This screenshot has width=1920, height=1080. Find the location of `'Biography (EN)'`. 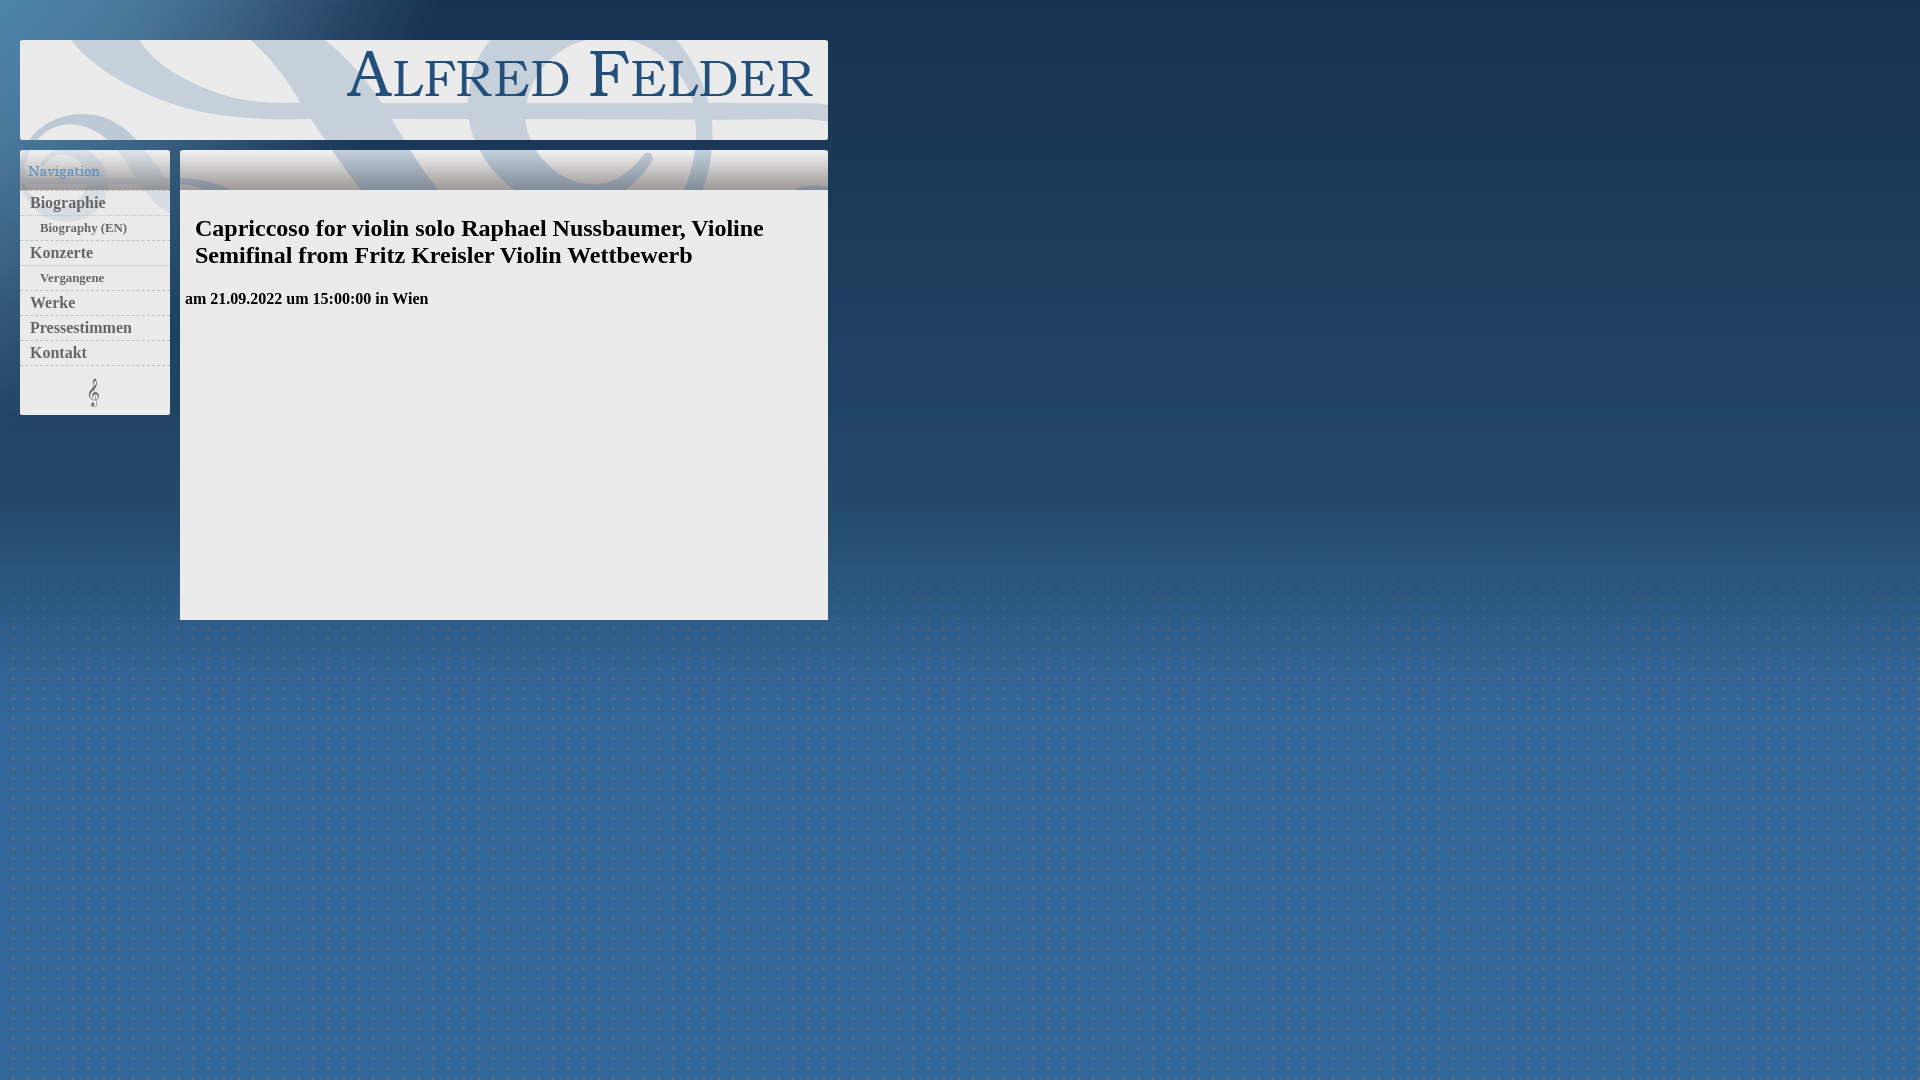

'Biography (EN)' is located at coordinates (78, 226).